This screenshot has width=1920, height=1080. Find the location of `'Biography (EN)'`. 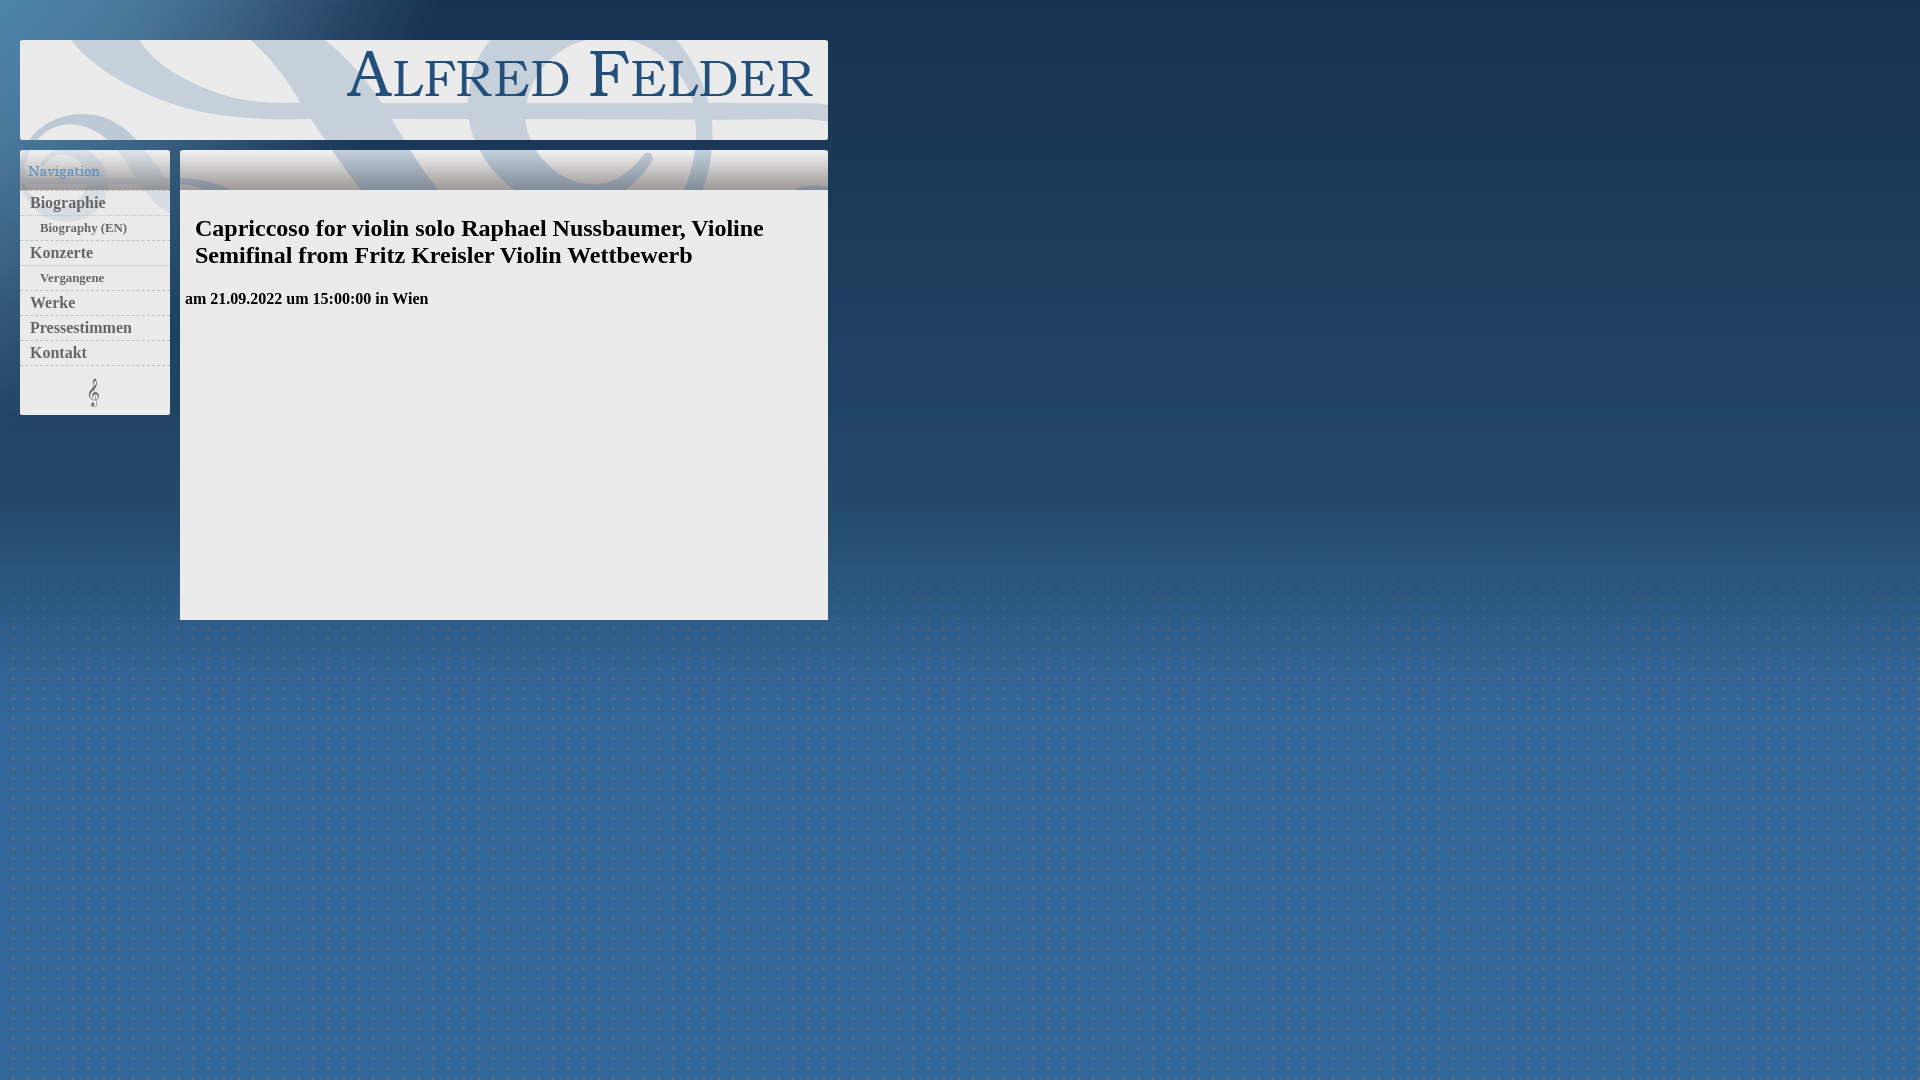

'Biography (EN)' is located at coordinates (78, 226).